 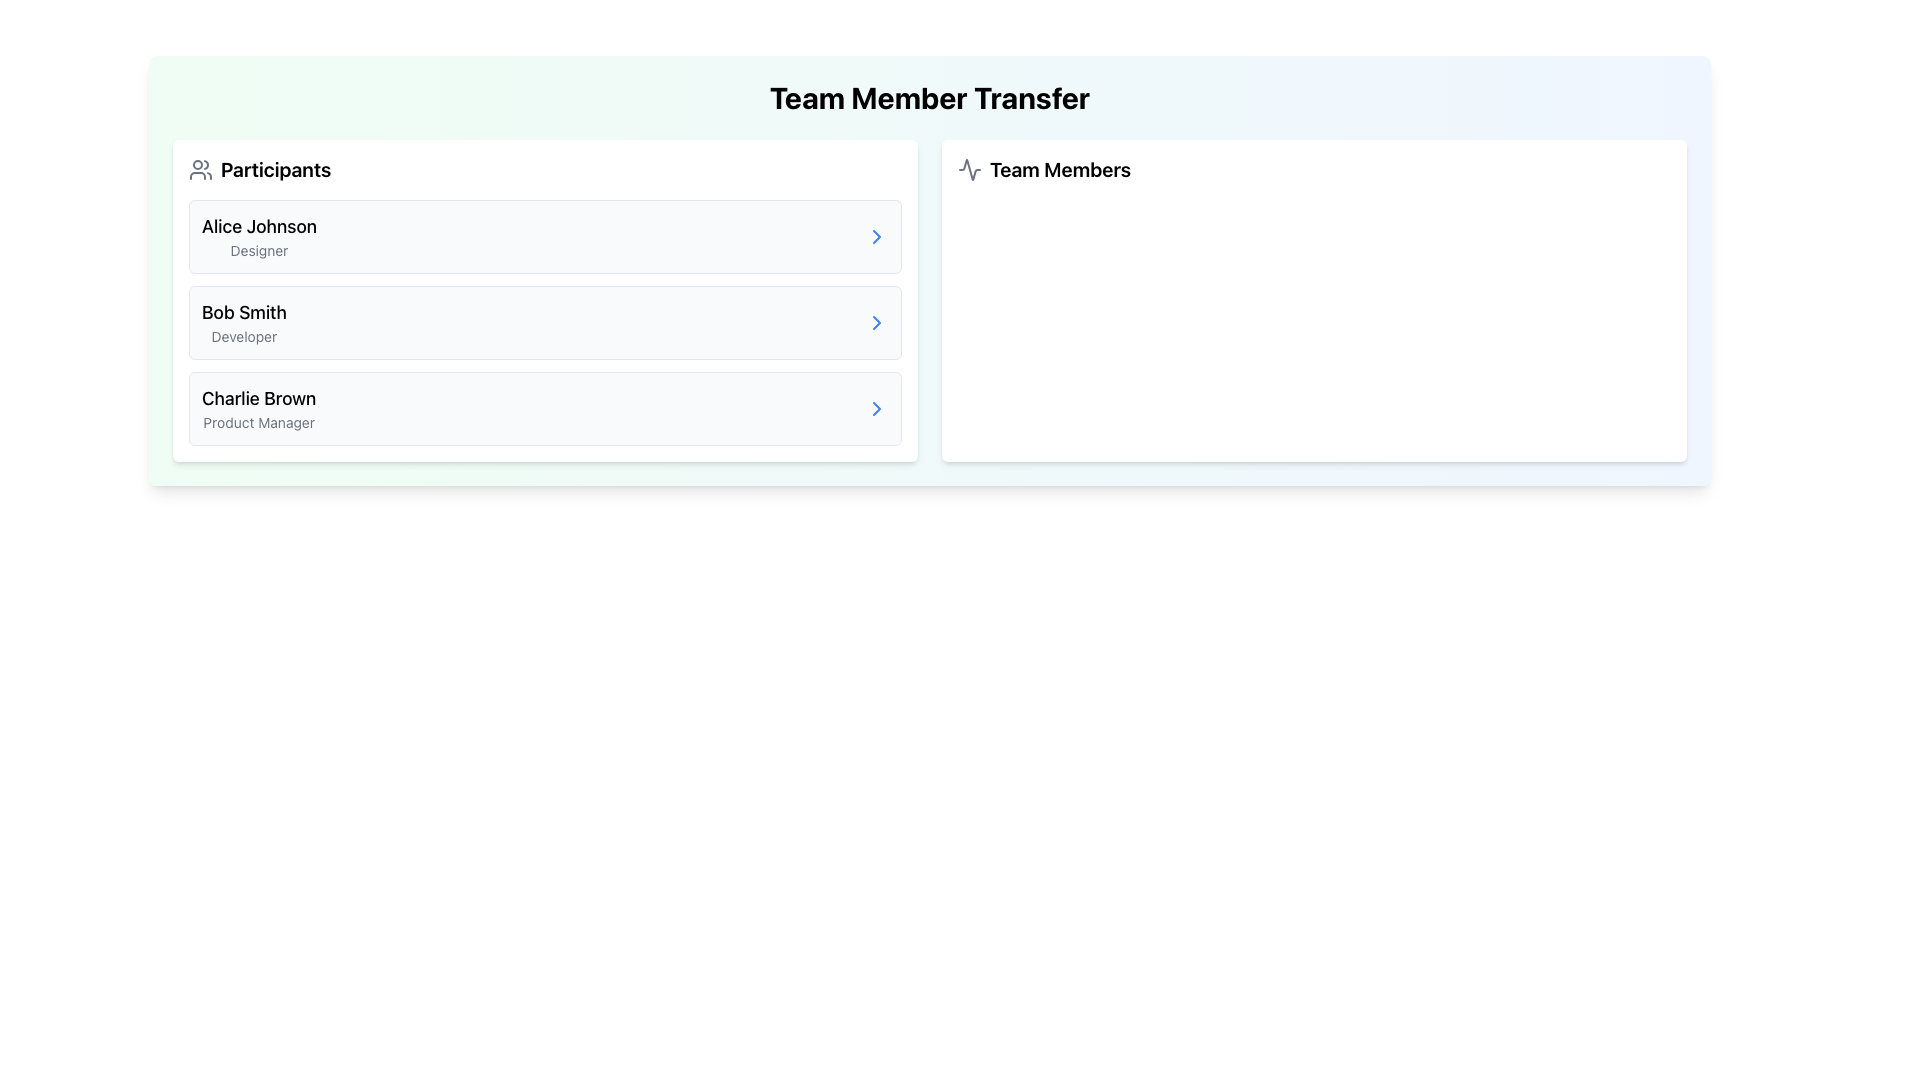 I want to click on the textual display component for 'Charlie Brown' labeled as 'Product Manager' in the list of participants, so click(x=258, y=407).